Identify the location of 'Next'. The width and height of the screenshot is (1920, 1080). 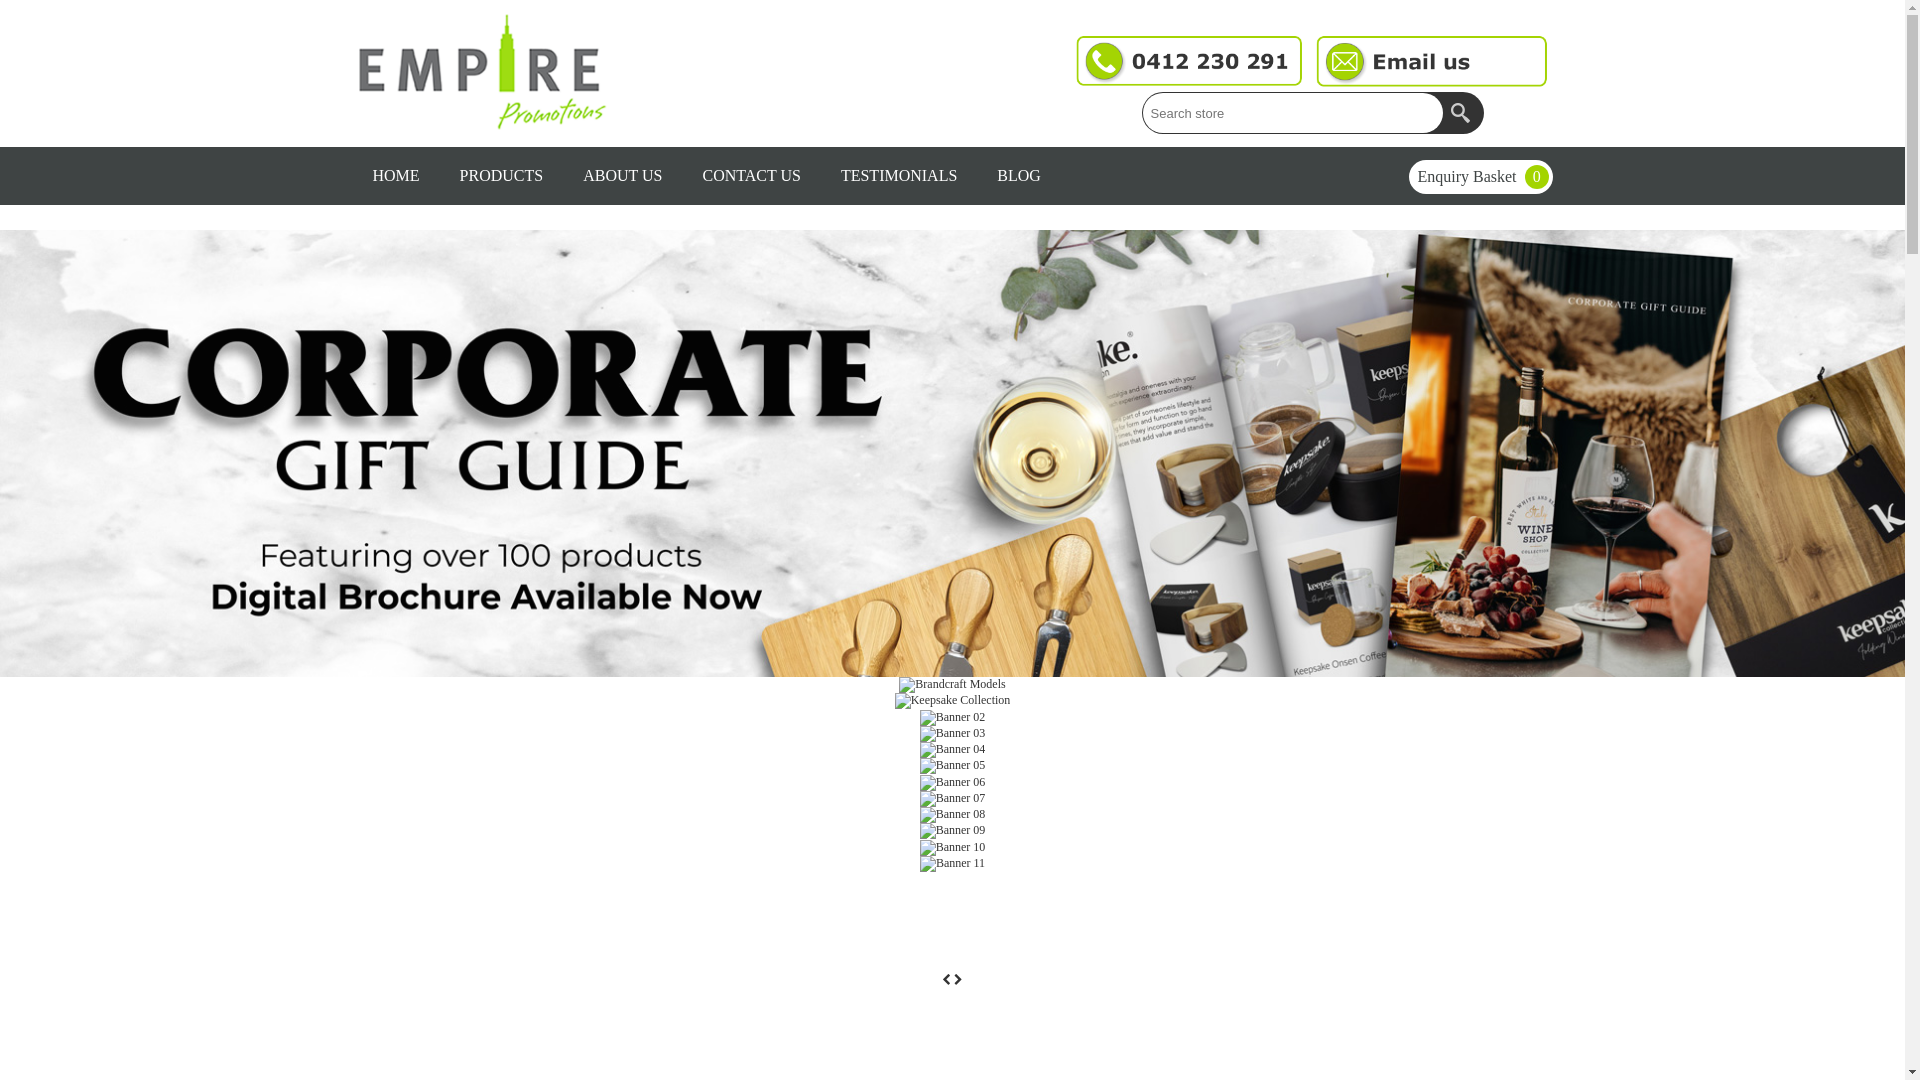
(957, 978).